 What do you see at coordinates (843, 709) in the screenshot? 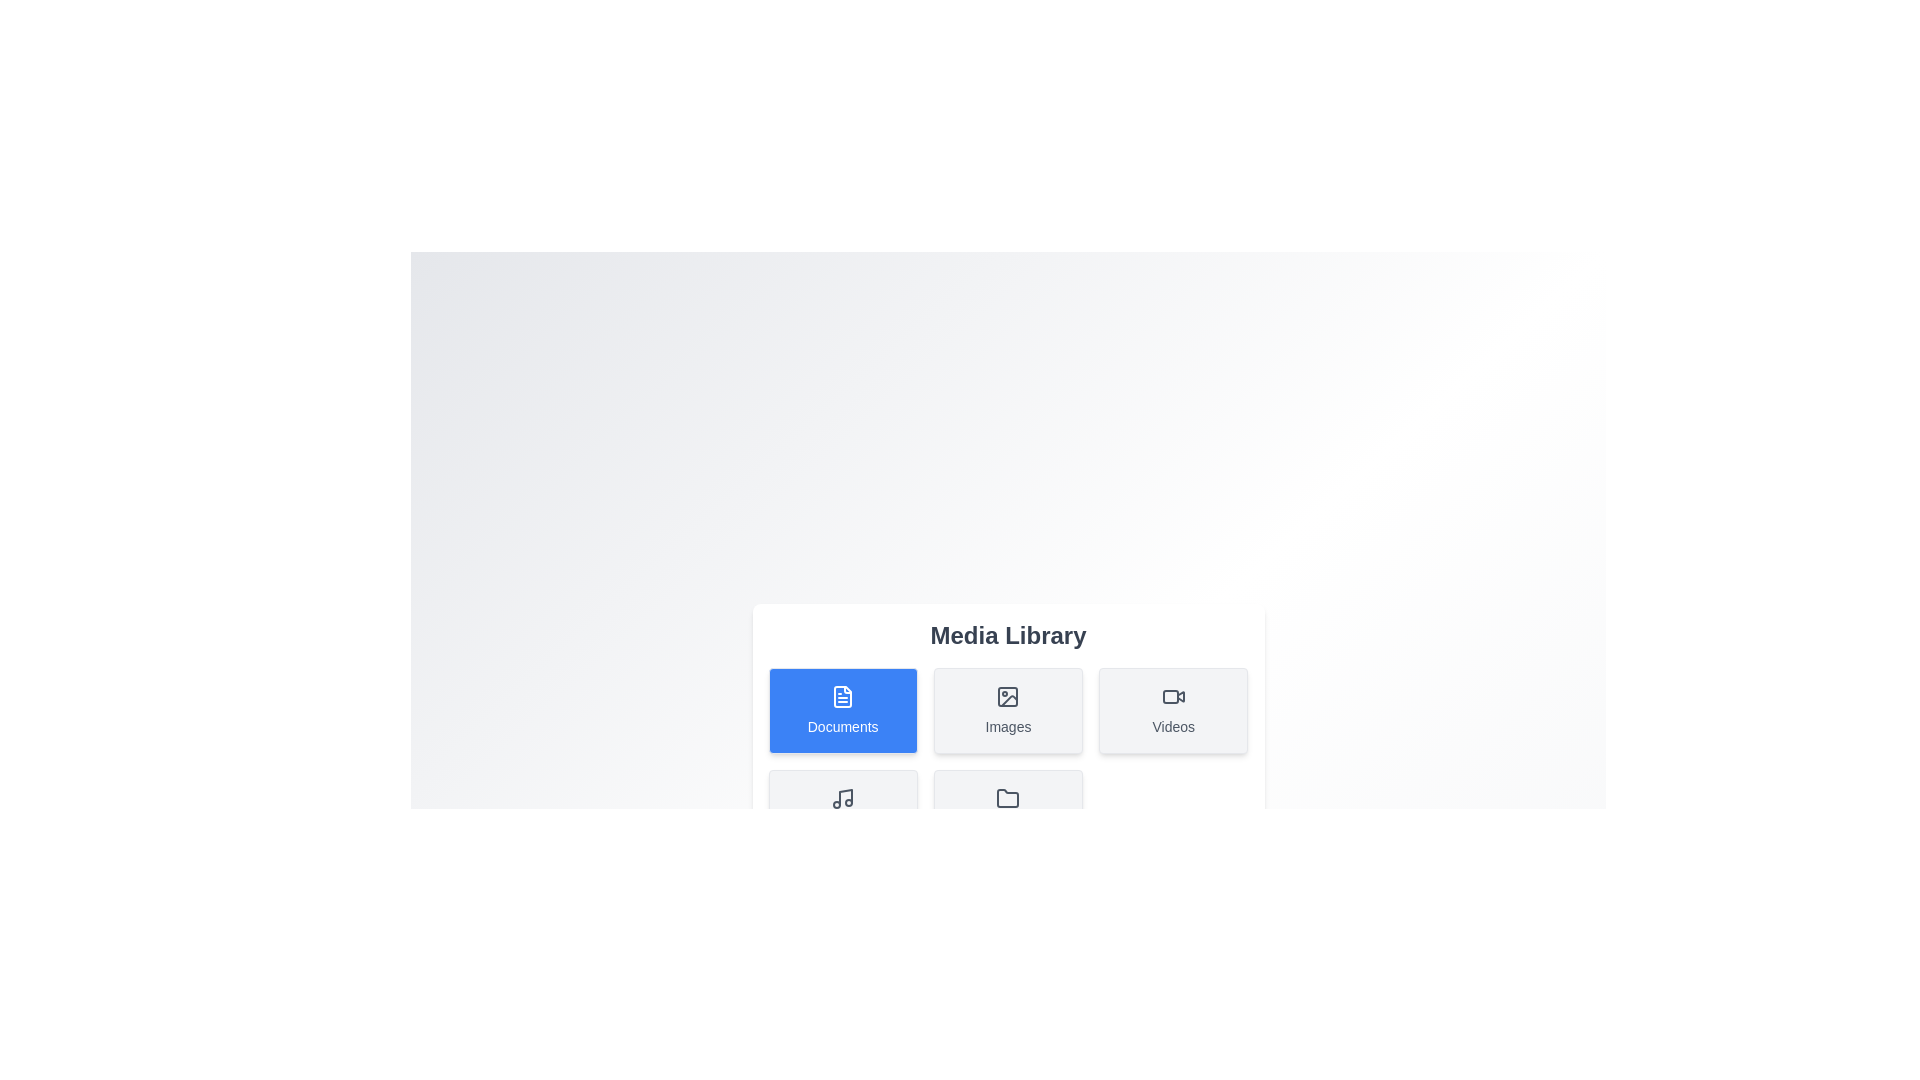
I see `the Documents button to observe the hover effect` at bounding box center [843, 709].